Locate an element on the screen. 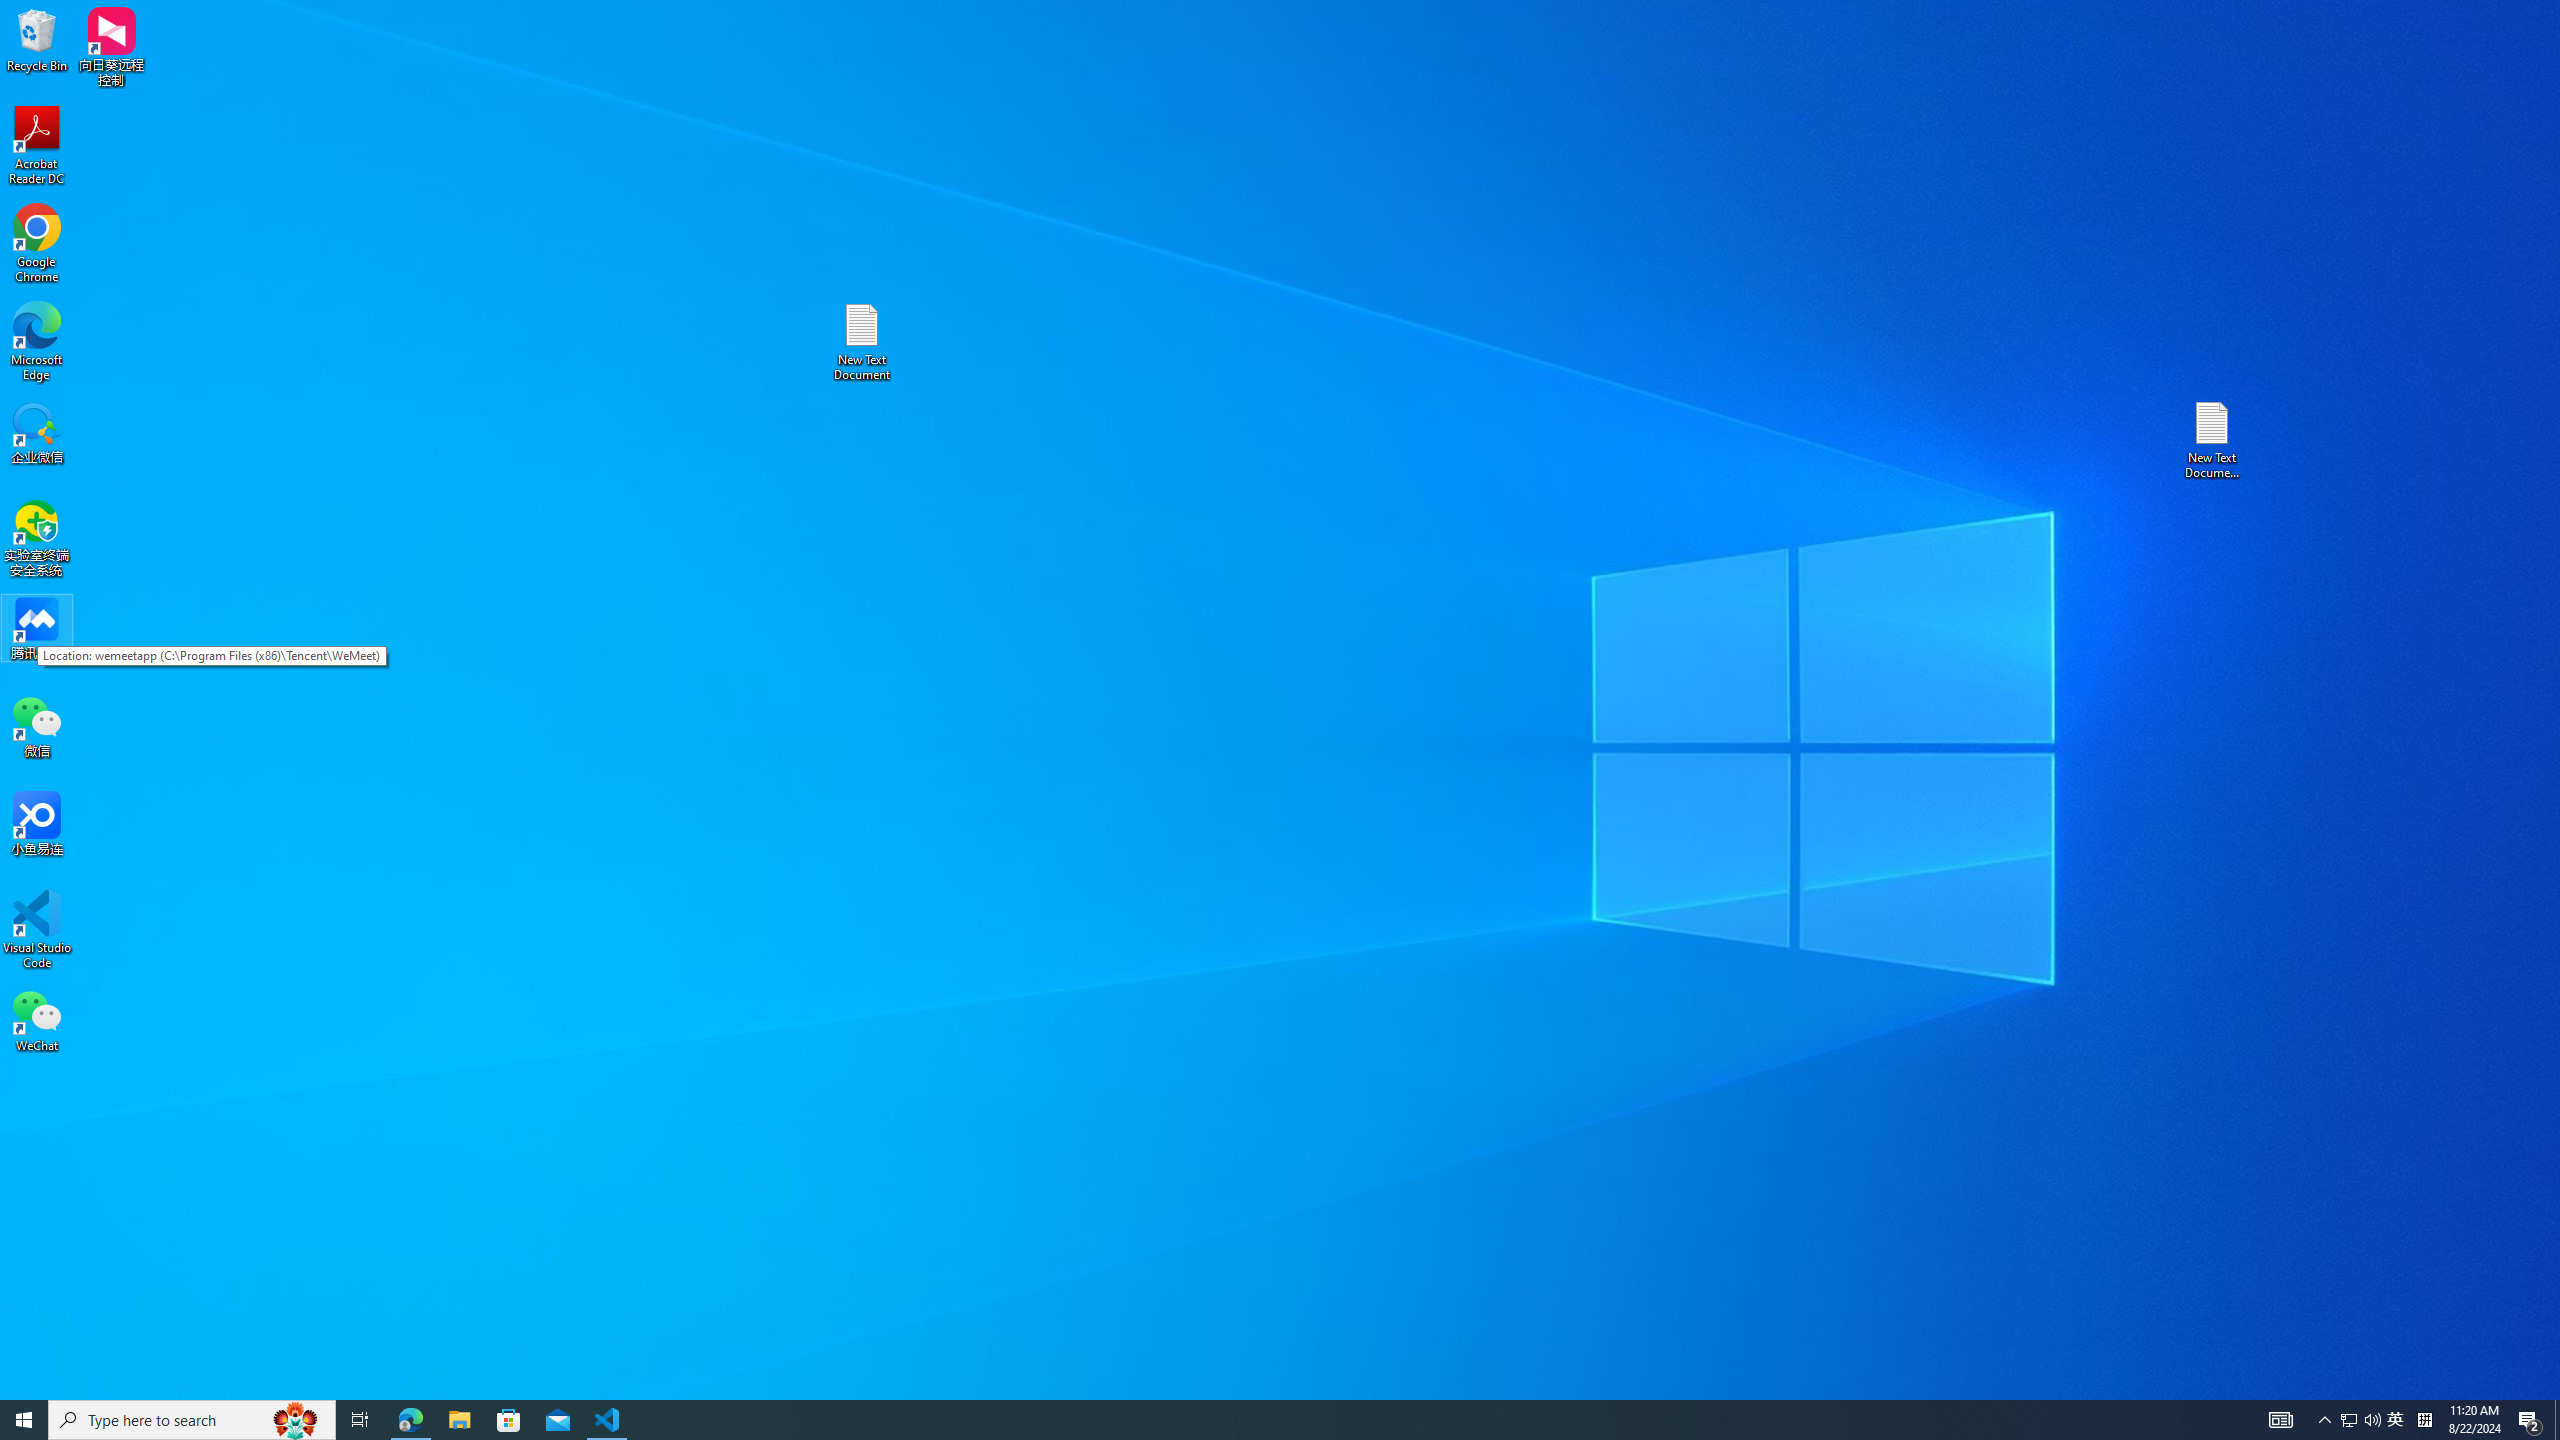  'Acrobat Reader DC' is located at coordinates (36, 145).